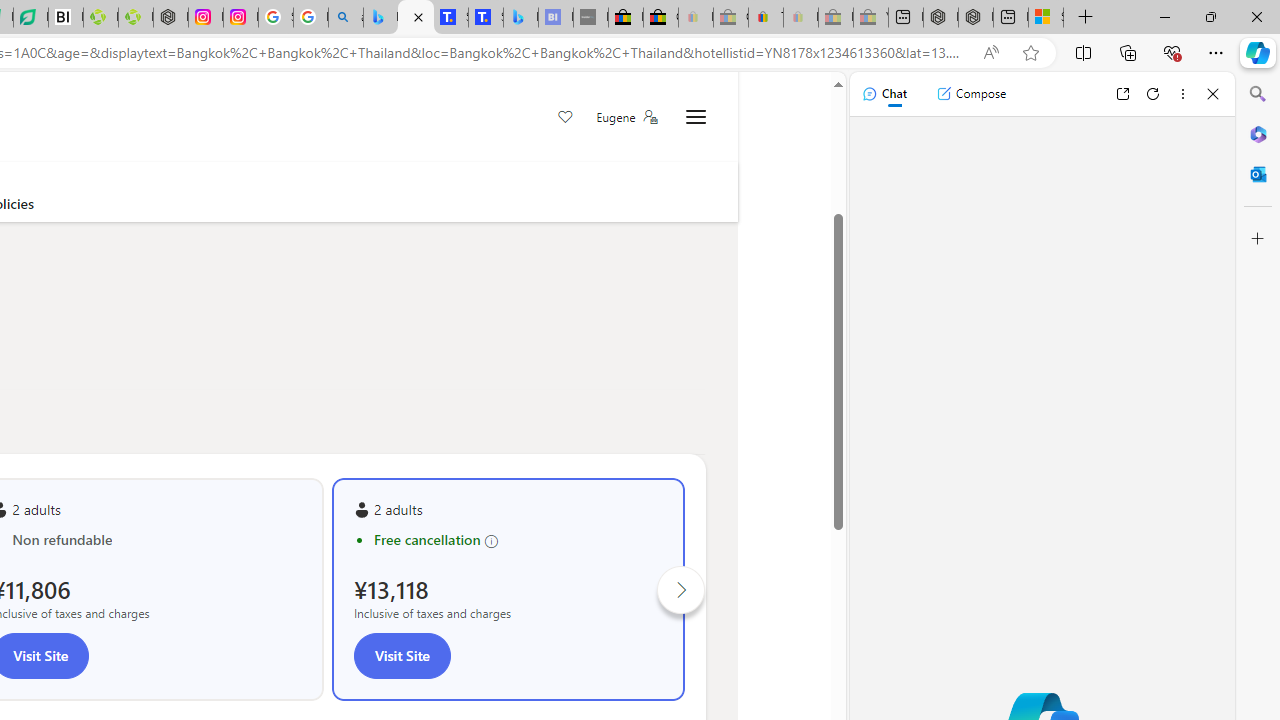 This screenshot has width=1280, height=720. I want to click on 'Non refundable', so click(155, 540).